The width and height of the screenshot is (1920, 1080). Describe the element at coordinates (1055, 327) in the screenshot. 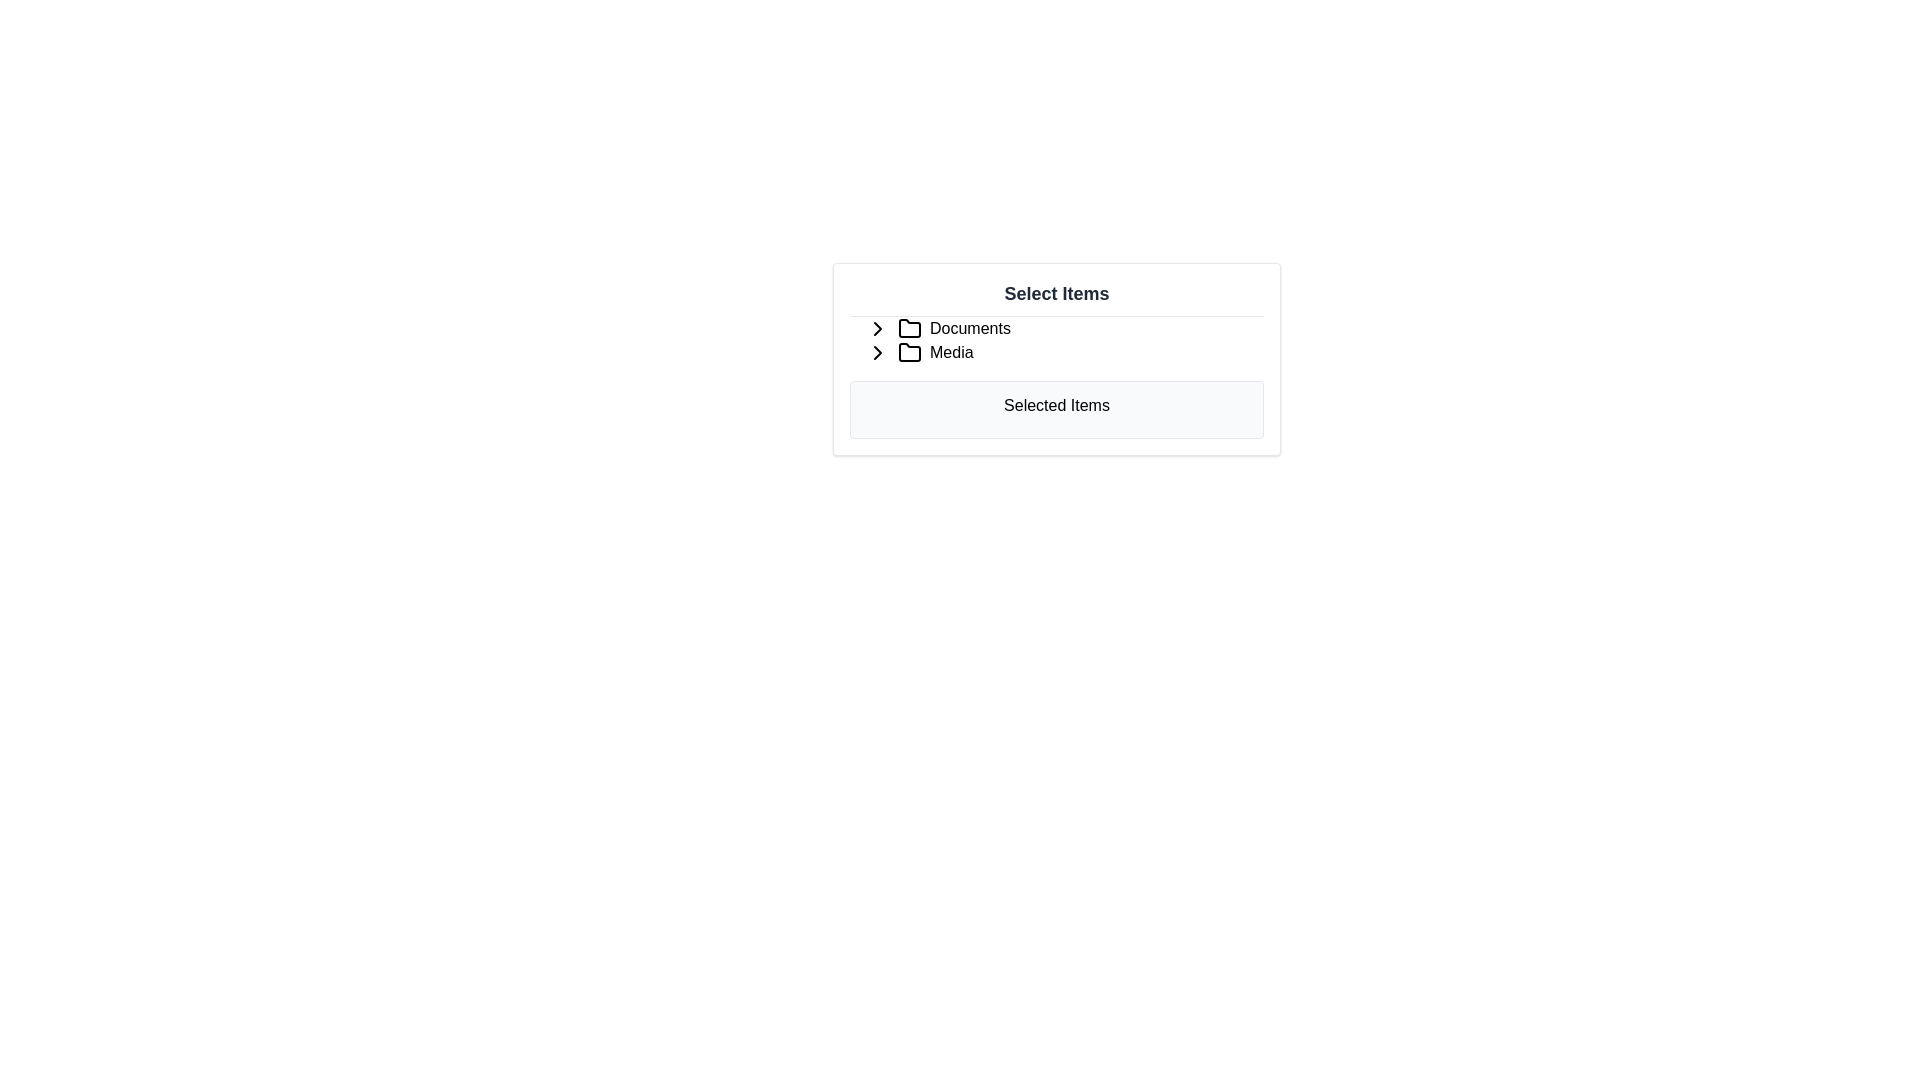

I see `the arrow on the first tree item in the hierarchical structure` at that location.